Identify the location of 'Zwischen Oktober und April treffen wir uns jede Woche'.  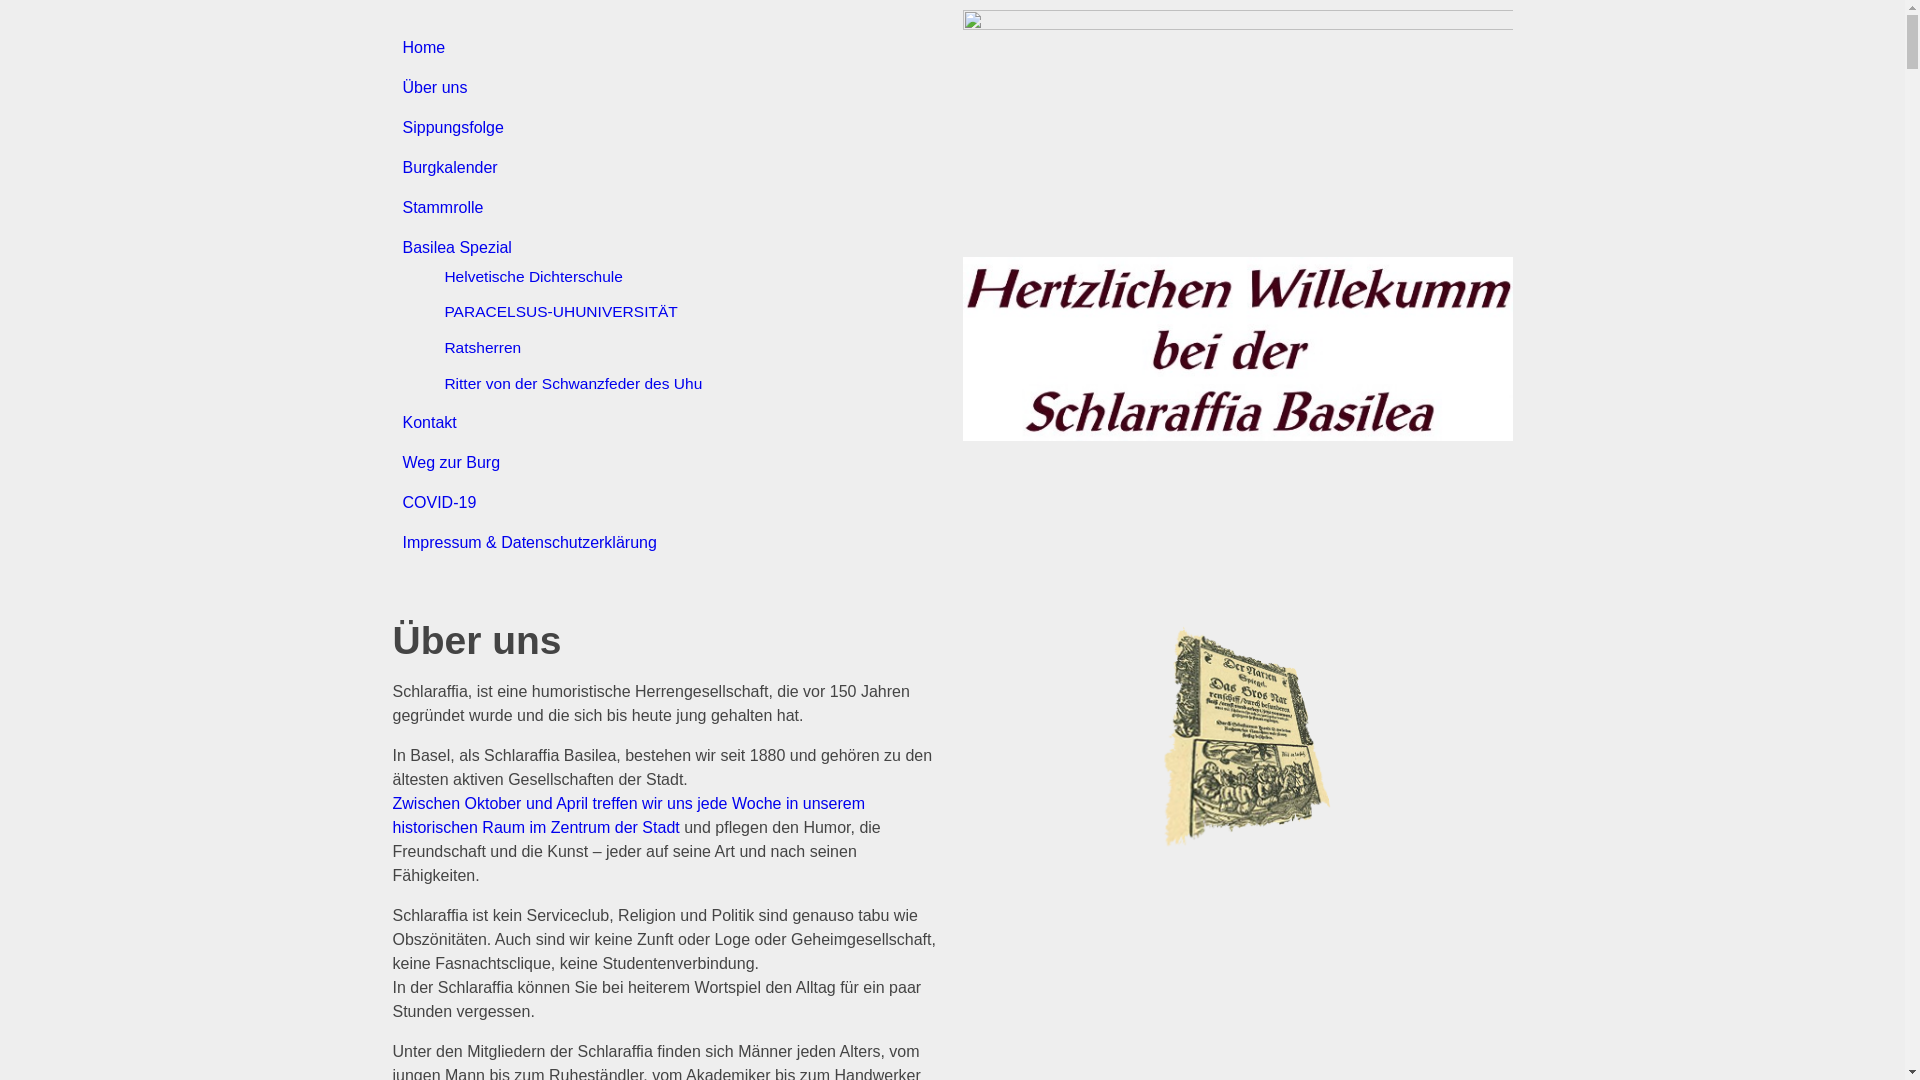
(585, 802).